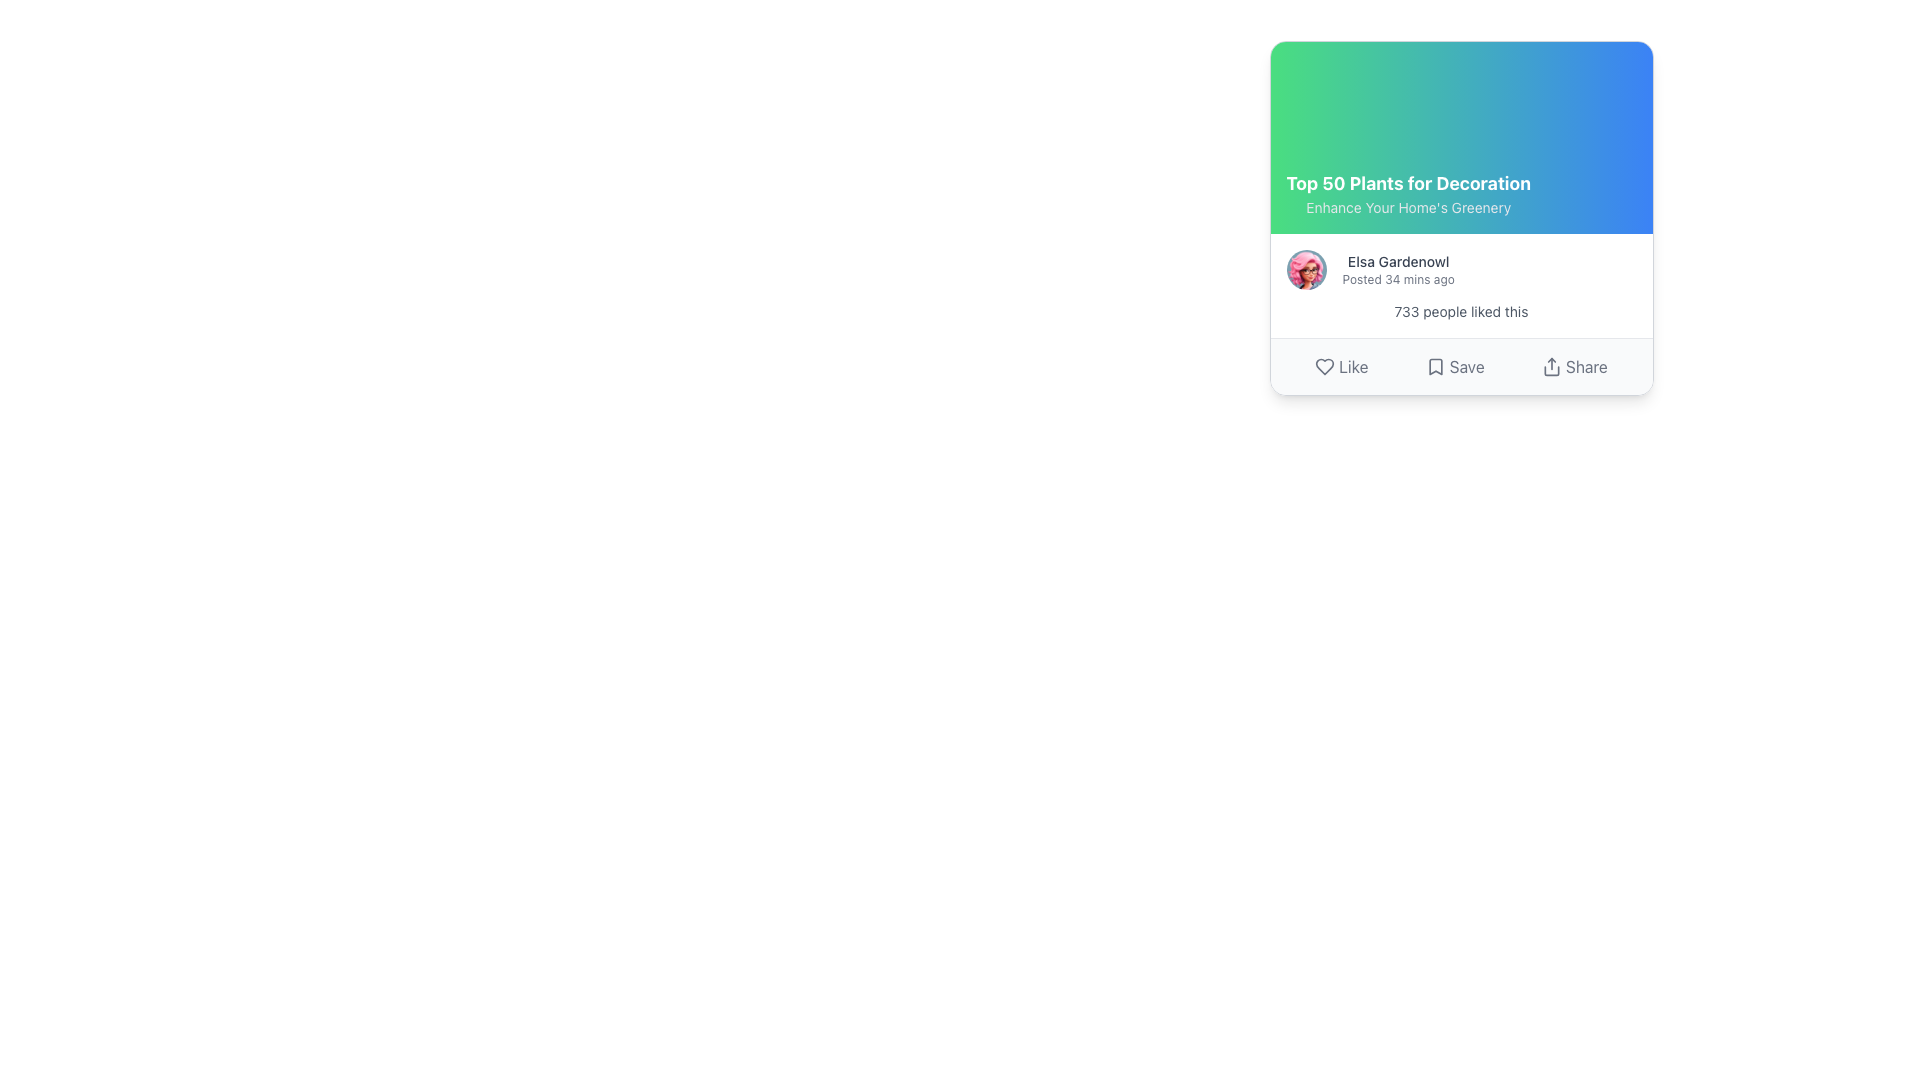 This screenshot has width=1920, height=1080. I want to click on the Author Attribution Section that displays the name 'Elsa Gardenowl' and the time '34 mins ago' for a context menu, so click(1461, 270).